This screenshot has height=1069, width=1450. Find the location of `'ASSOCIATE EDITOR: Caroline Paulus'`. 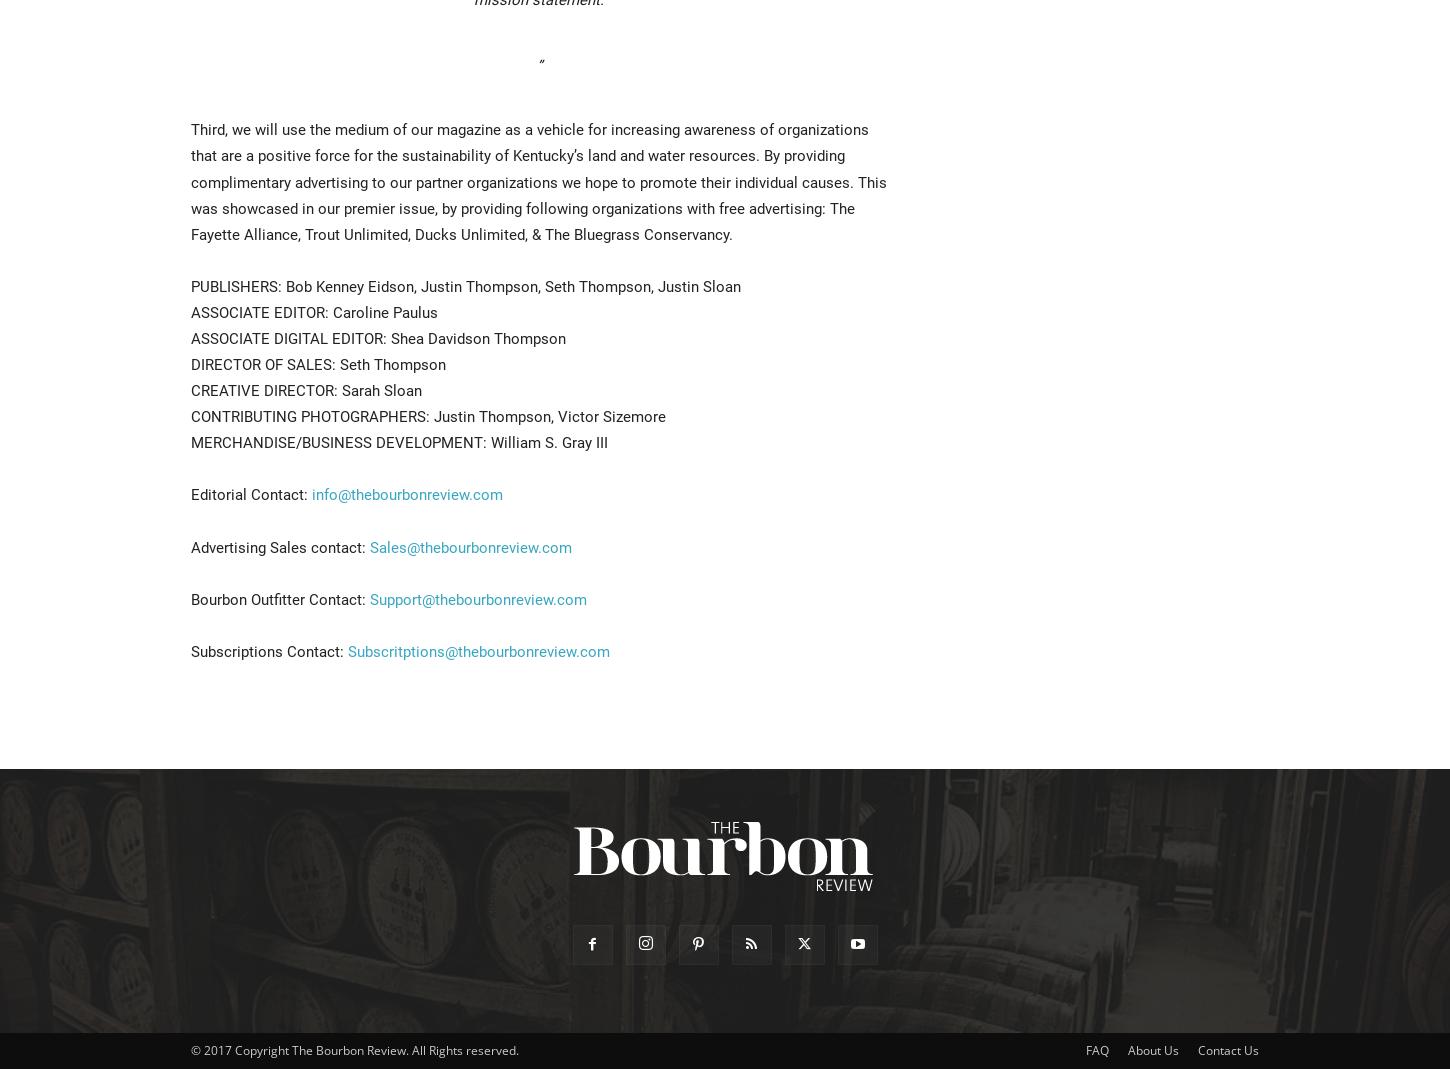

'ASSOCIATE EDITOR: Caroline Paulus' is located at coordinates (189, 311).